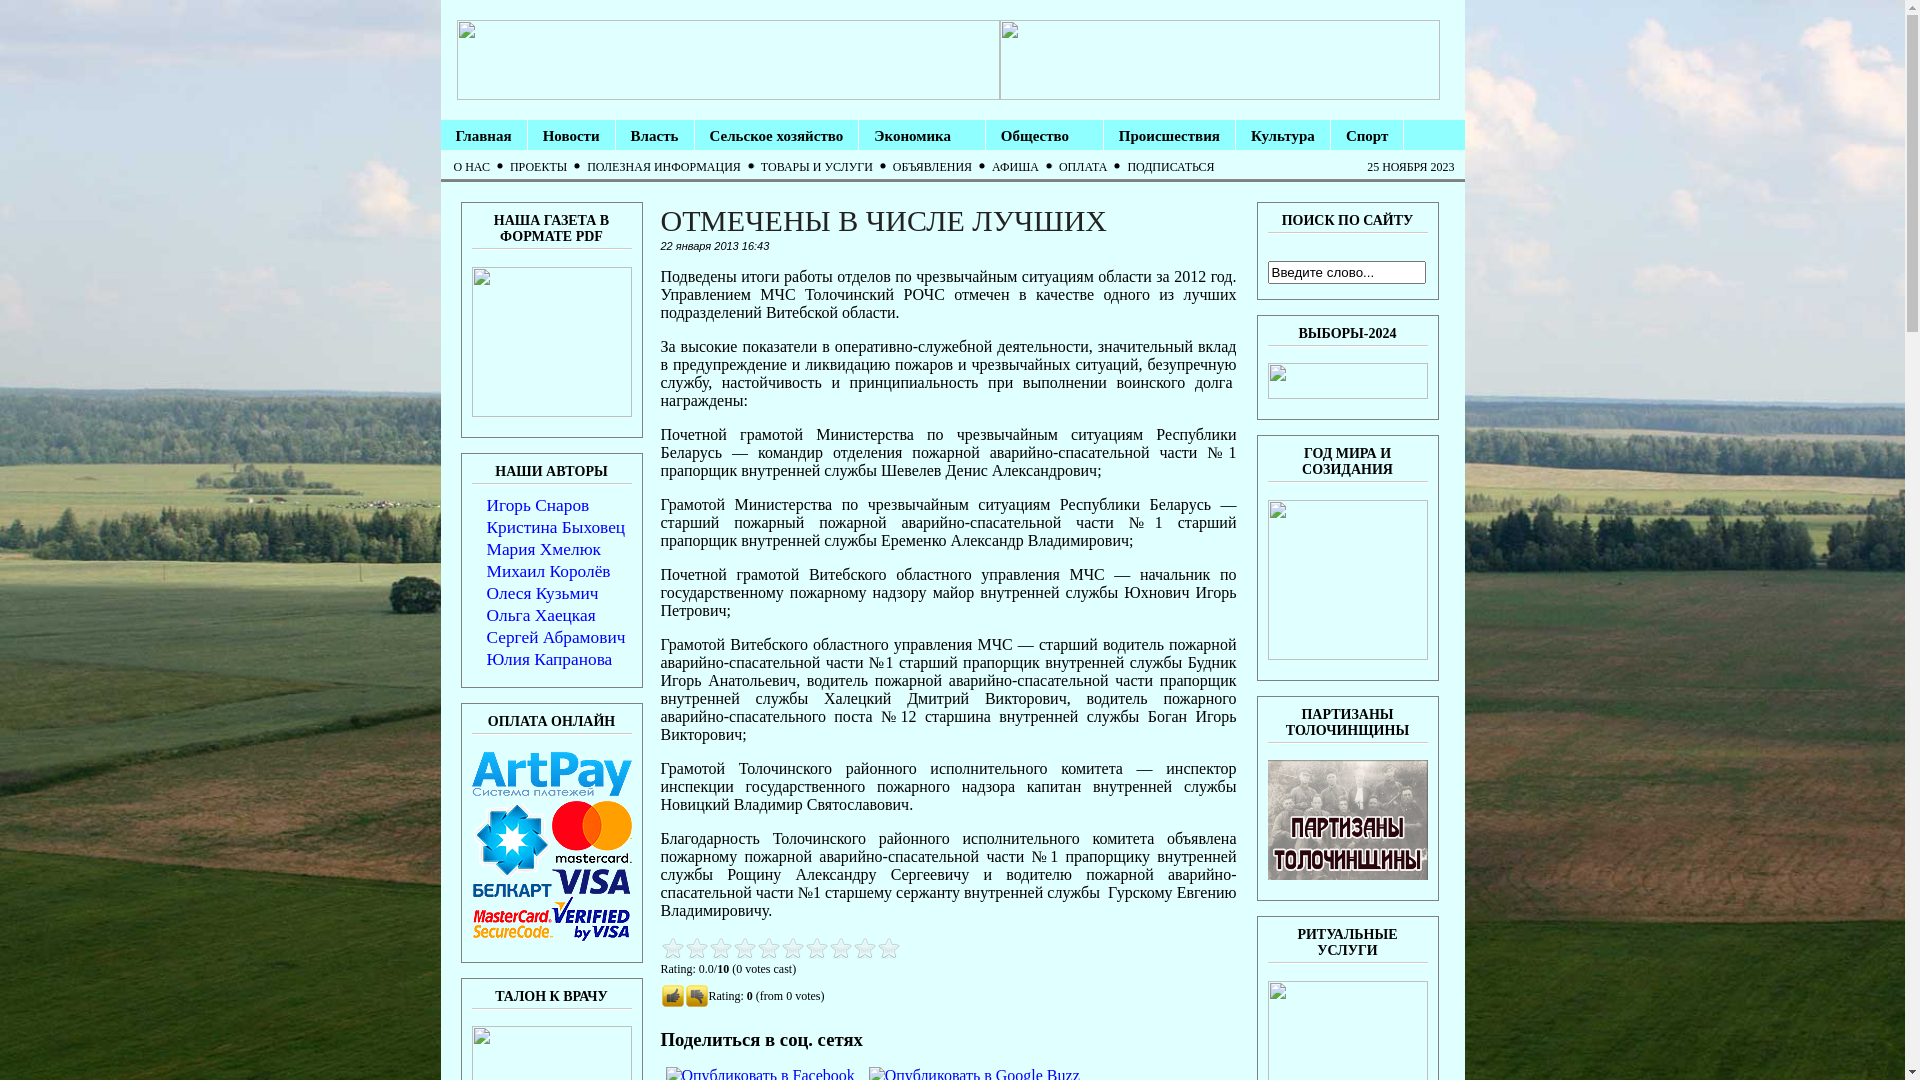  What do you see at coordinates (767, 947) in the screenshot?
I see `'9 / 10'` at bounding box center [767, 947].